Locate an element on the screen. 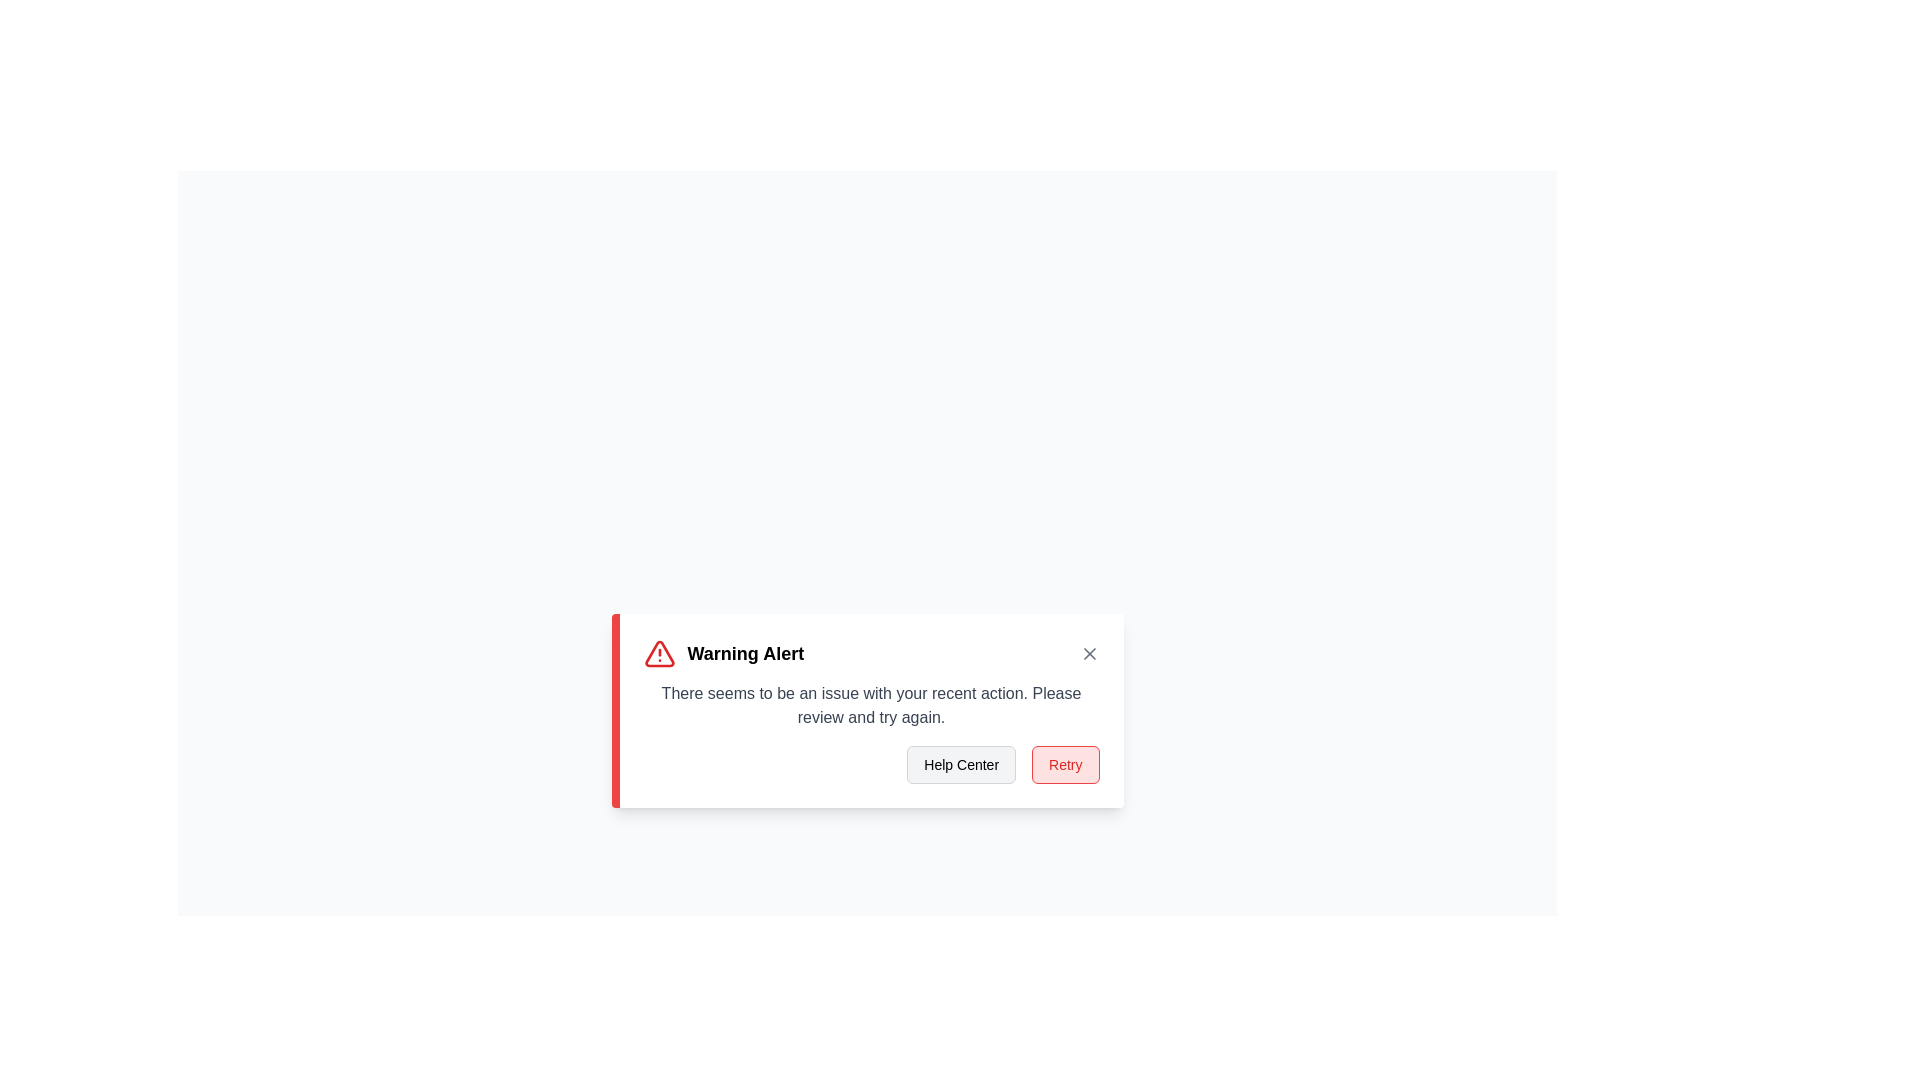  the close button to dismiss the alert is located at coordinates (1088, 654).